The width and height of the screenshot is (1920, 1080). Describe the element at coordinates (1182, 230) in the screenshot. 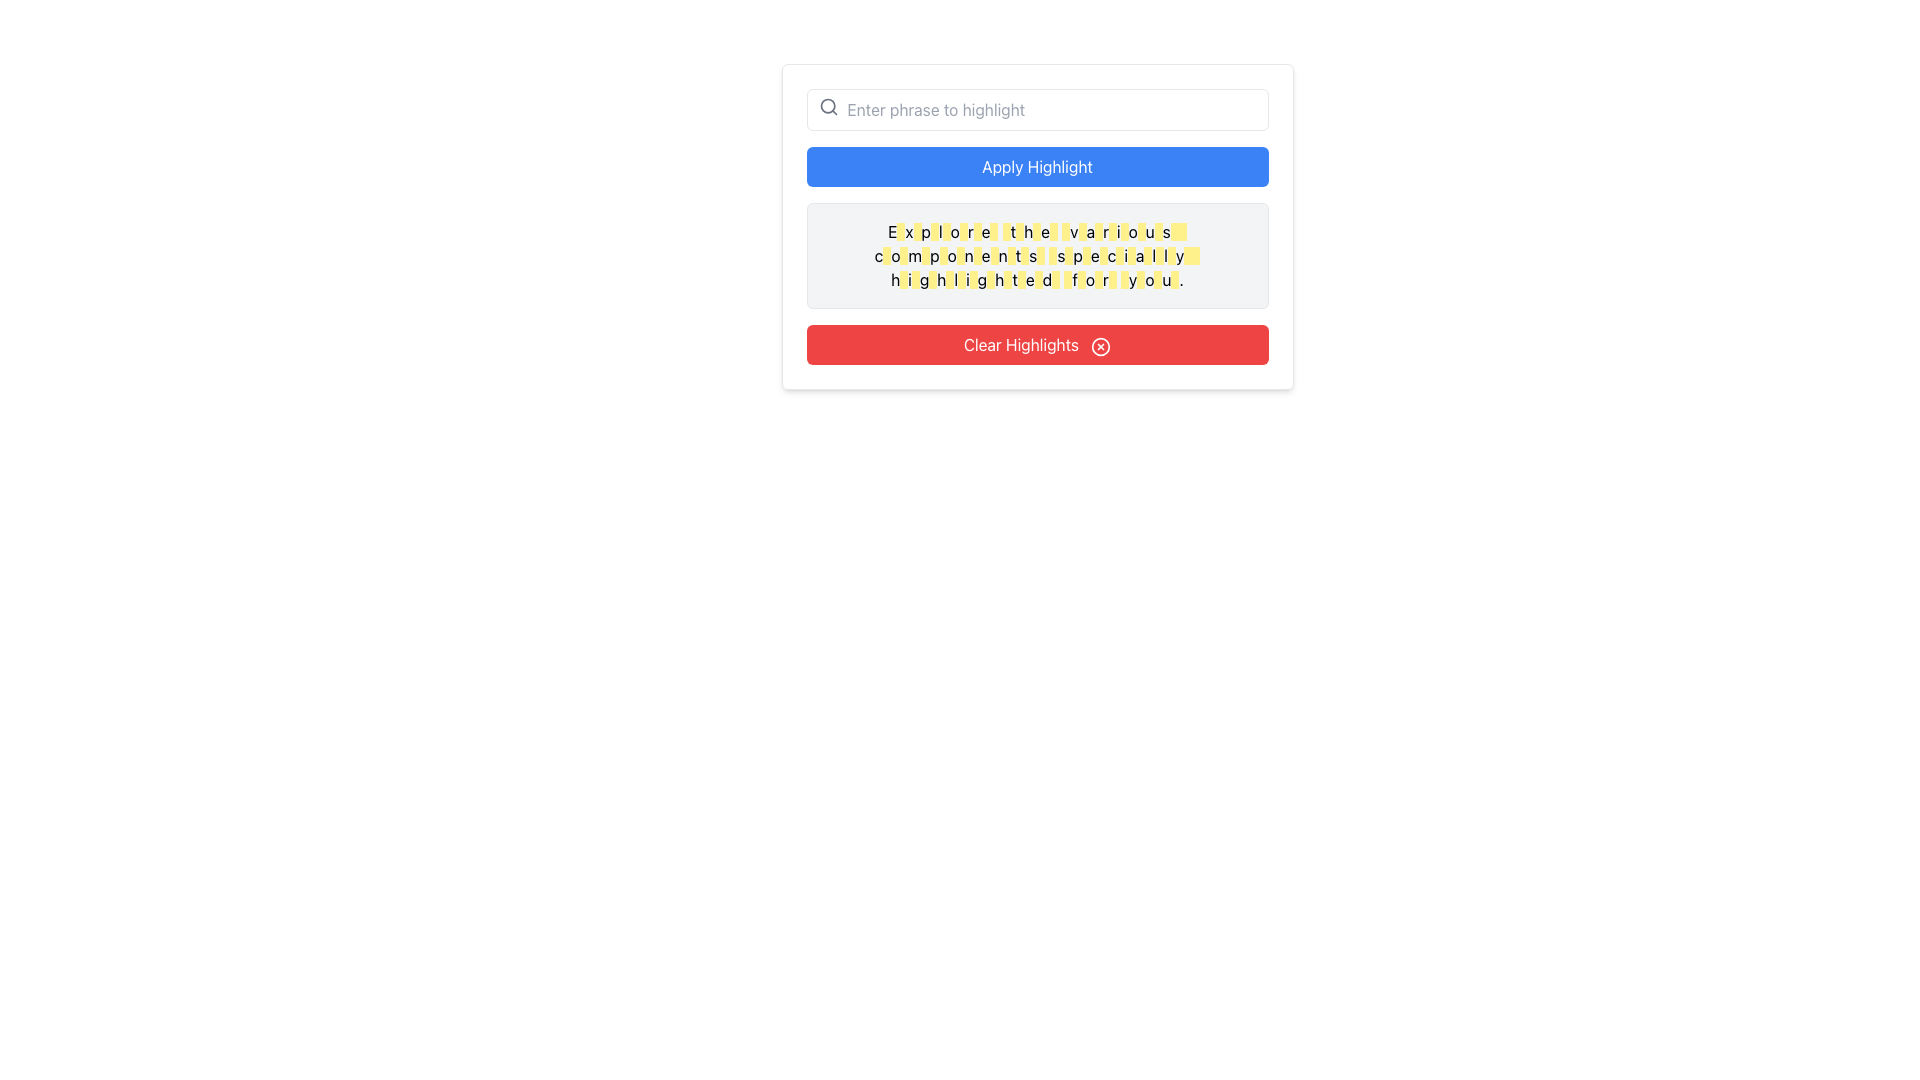

I see `the last yellow highlight marker in the sentence, which is located in the gray area below the 'Apply Highlight' button and is the 20th highlighted box` at that location.